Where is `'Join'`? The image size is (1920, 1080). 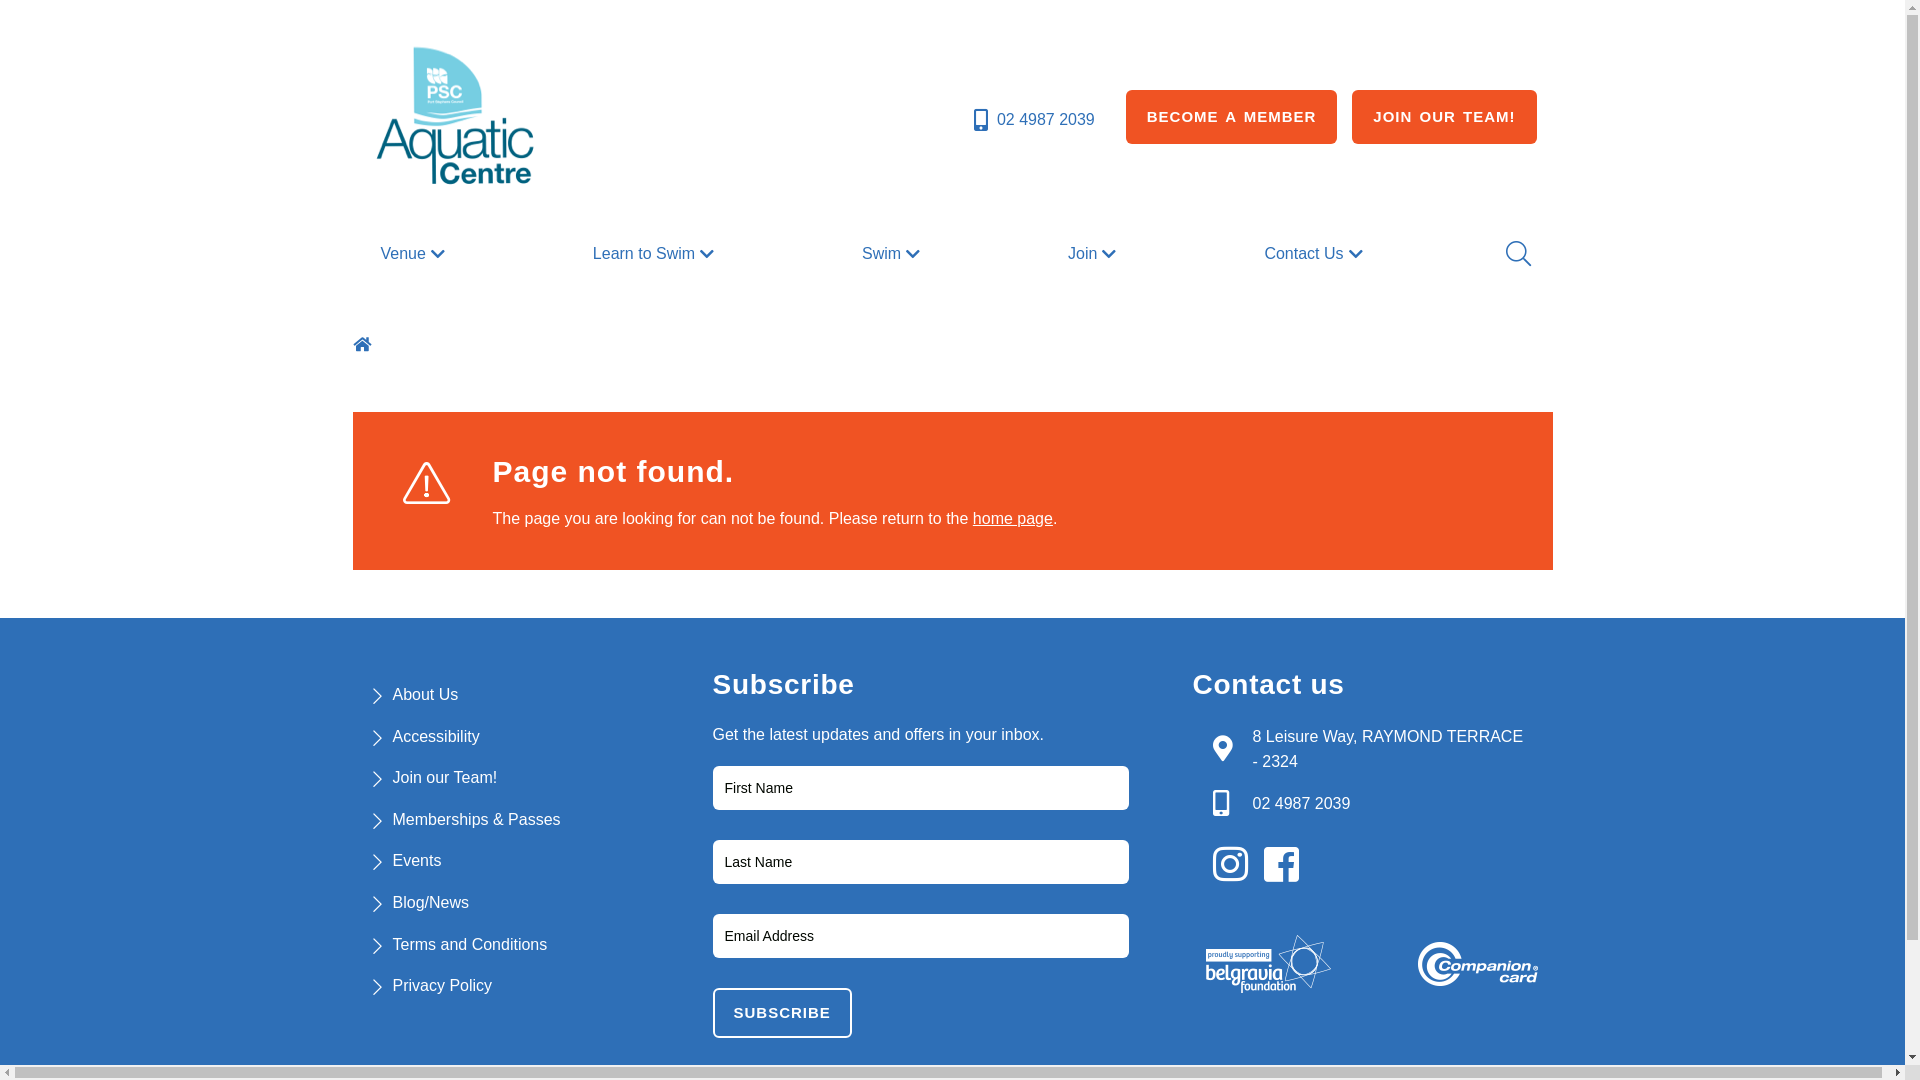
'Join' is located at coordinates (1059, 253).